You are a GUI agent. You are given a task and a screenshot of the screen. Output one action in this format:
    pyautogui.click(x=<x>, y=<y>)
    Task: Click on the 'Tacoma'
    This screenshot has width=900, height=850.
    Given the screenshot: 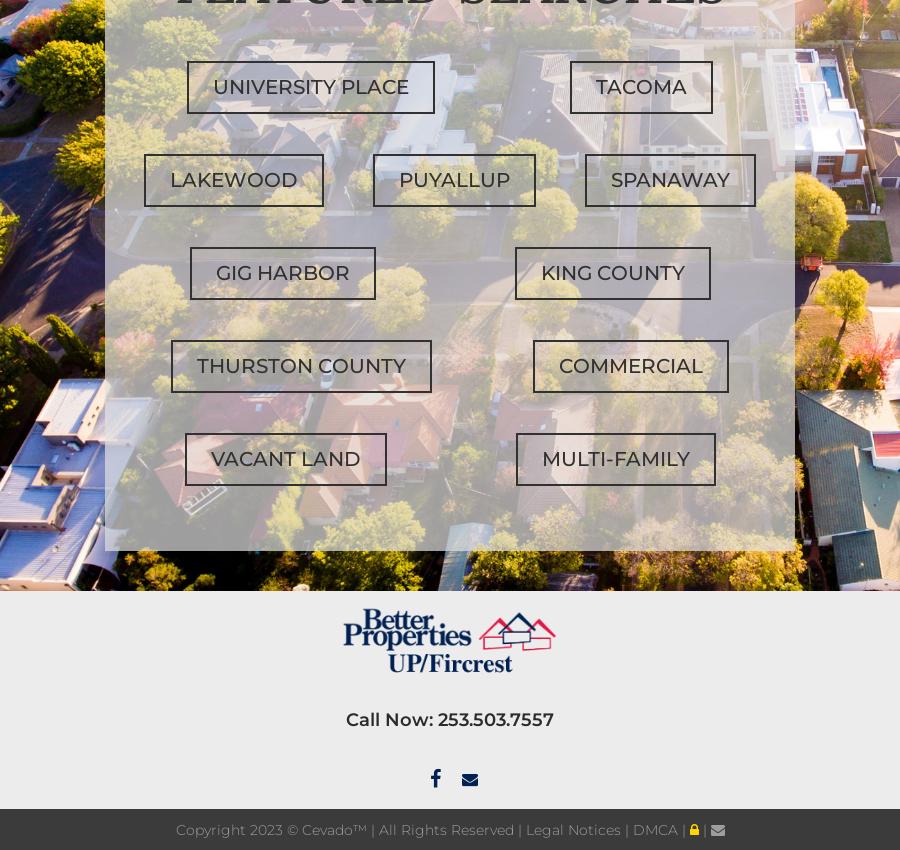 What is the action you would take?
    pyautogui.click(x=640, y=85)
    